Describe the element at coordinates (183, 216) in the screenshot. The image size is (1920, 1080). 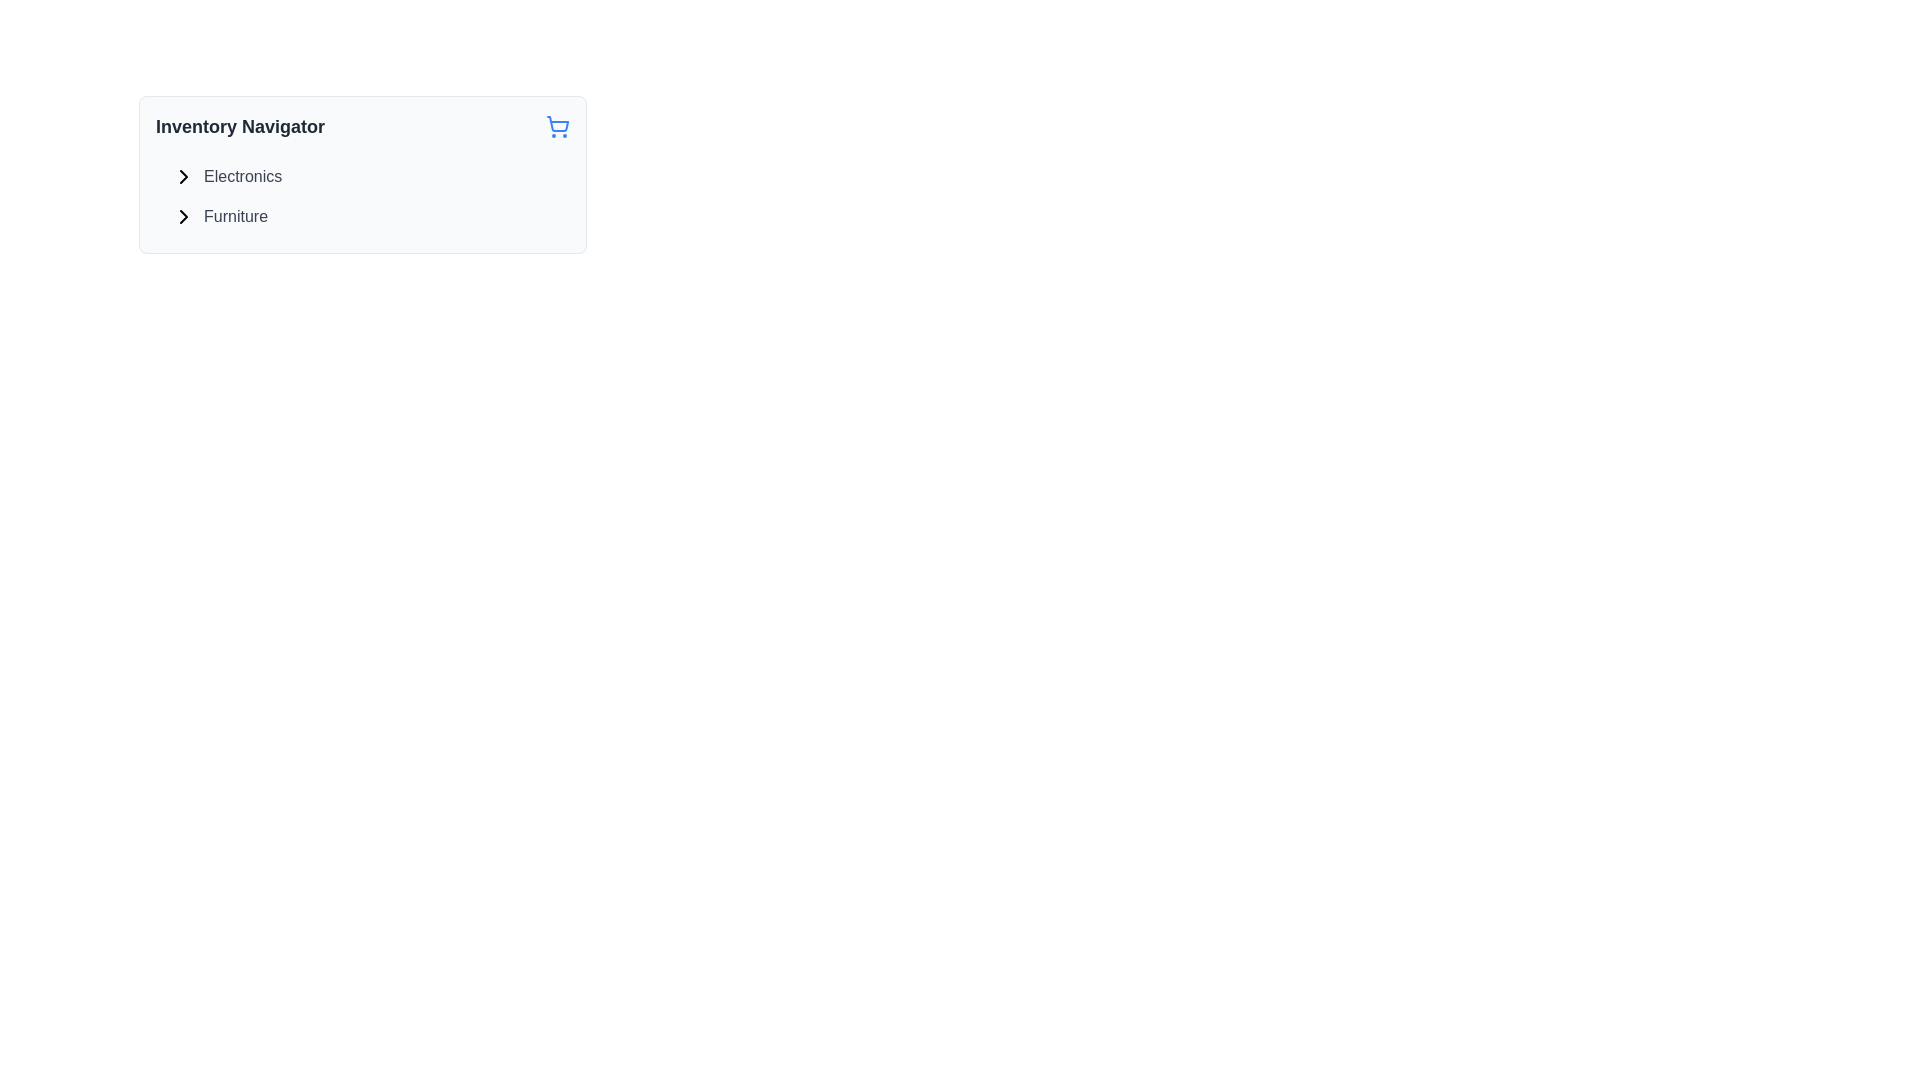
I see `the second arrow icon located to the left of the 'Furniture' label in the 'Inventory Navigator' panel` at that location.